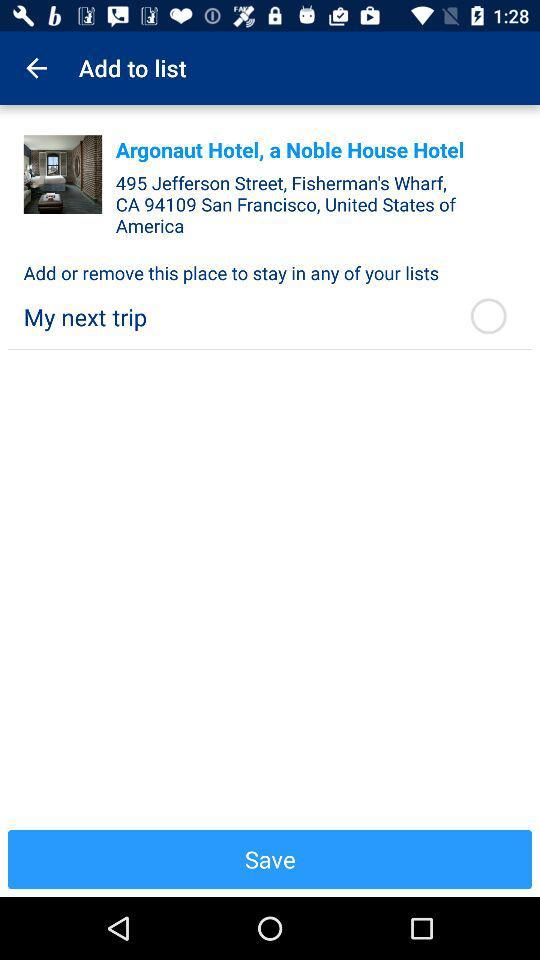 Image resolution: width=540 pixels, height=960 pixels. What do you see at coordinates (63, 173) in the screenshot?
I see `the item next to the argonaut hotel a app` at bounding box center [63, 173].